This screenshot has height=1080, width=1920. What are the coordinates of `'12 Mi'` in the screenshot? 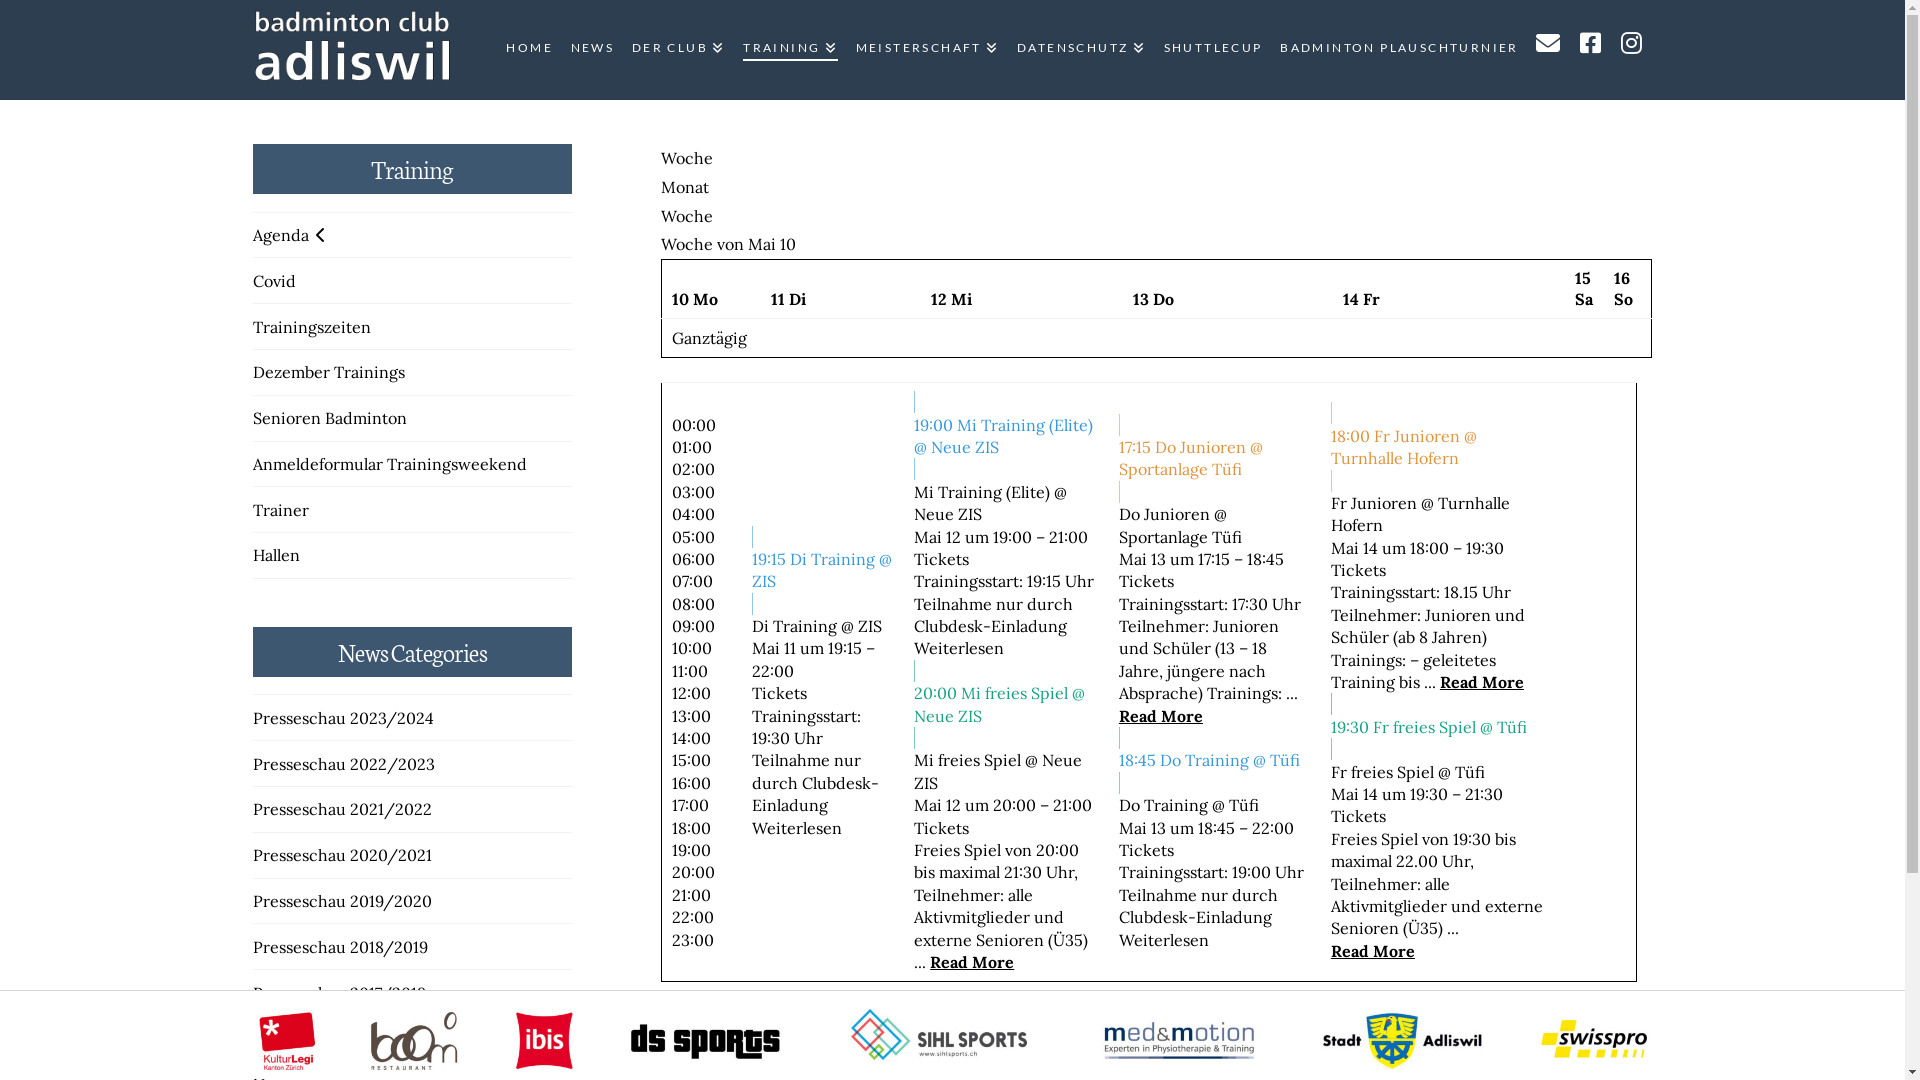 It's located at (950, 299).